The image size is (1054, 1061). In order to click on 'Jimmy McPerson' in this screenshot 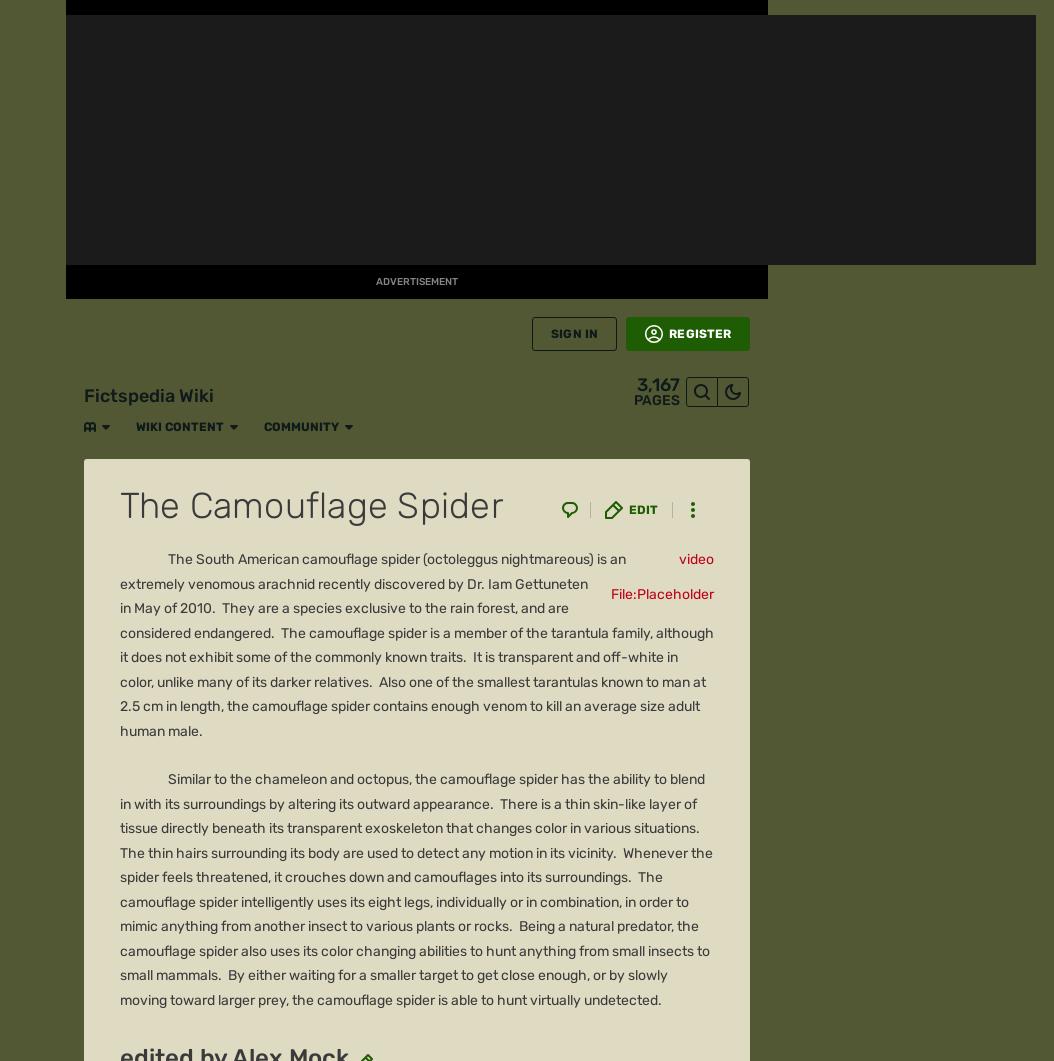, I will do `click(223, 304)`.